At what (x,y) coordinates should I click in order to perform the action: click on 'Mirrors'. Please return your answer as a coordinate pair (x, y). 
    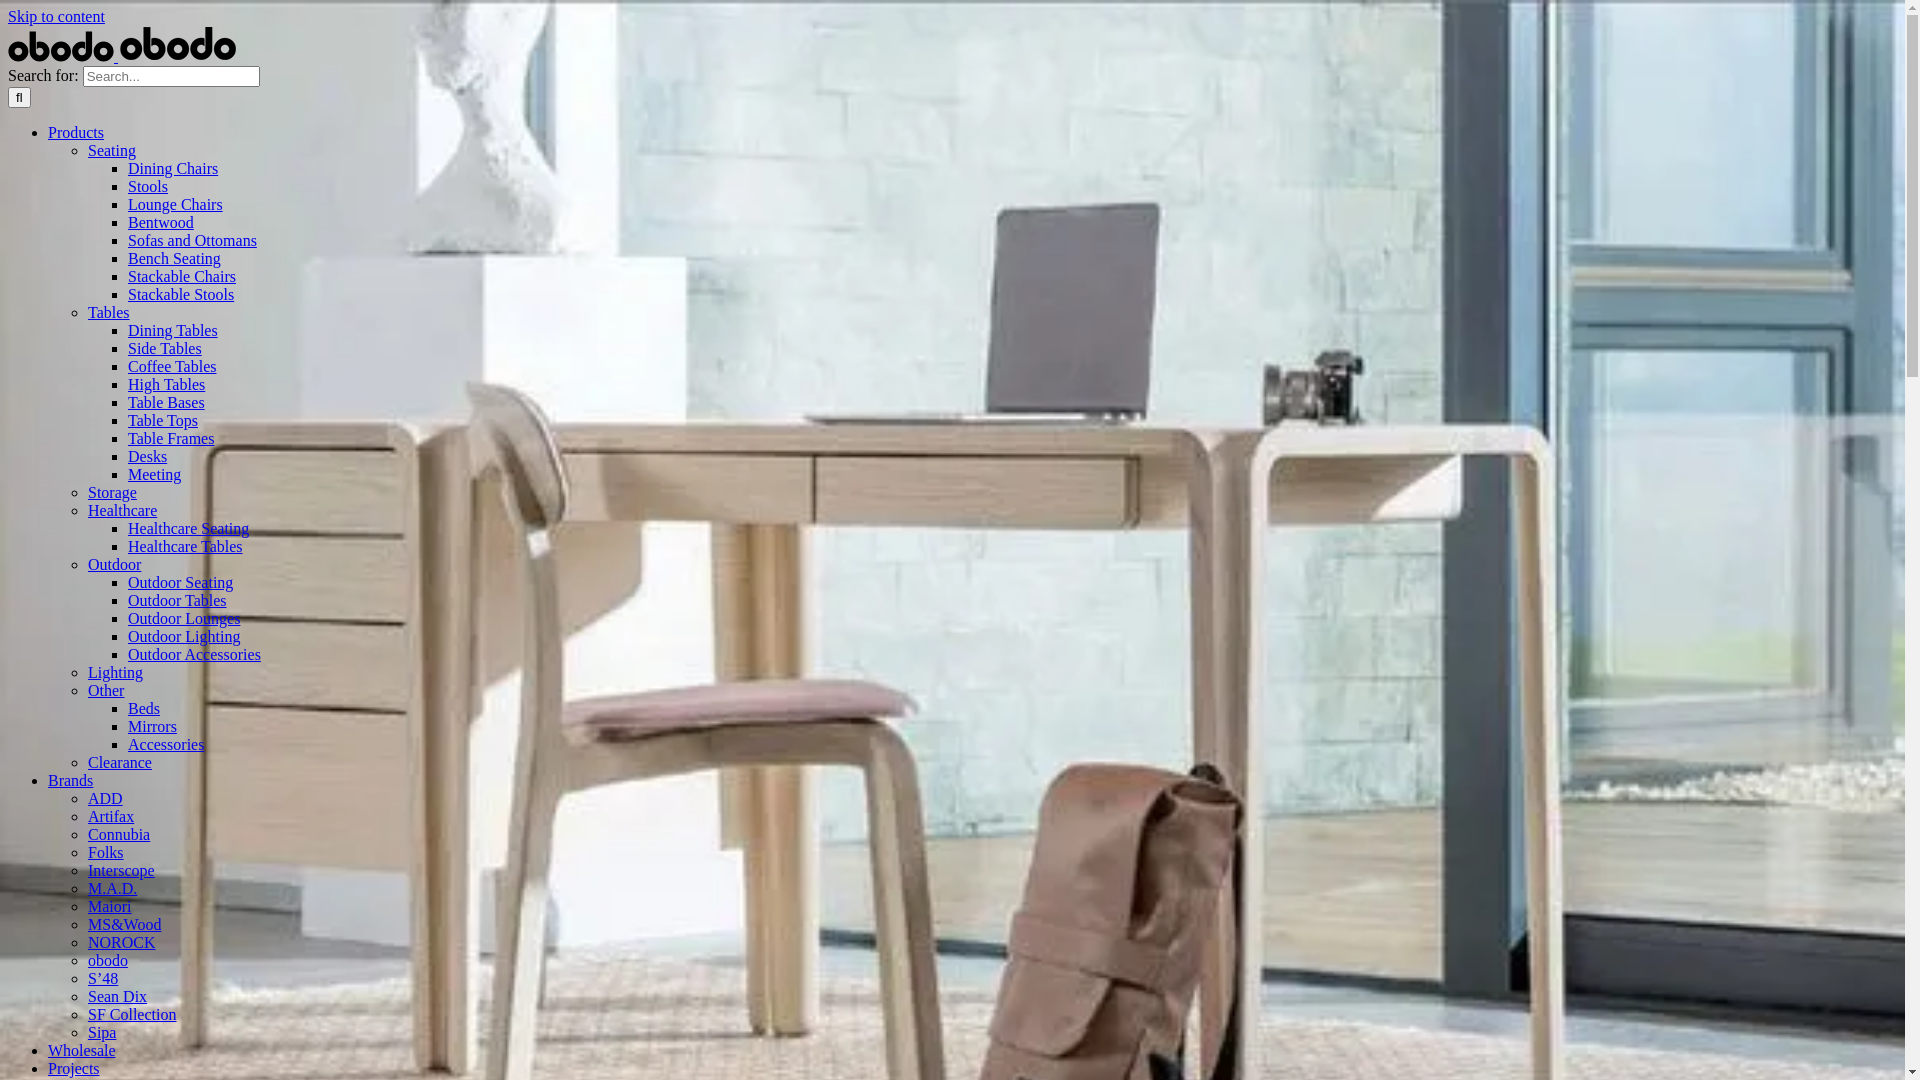
    Looking at the image, I should click on (151, 726).